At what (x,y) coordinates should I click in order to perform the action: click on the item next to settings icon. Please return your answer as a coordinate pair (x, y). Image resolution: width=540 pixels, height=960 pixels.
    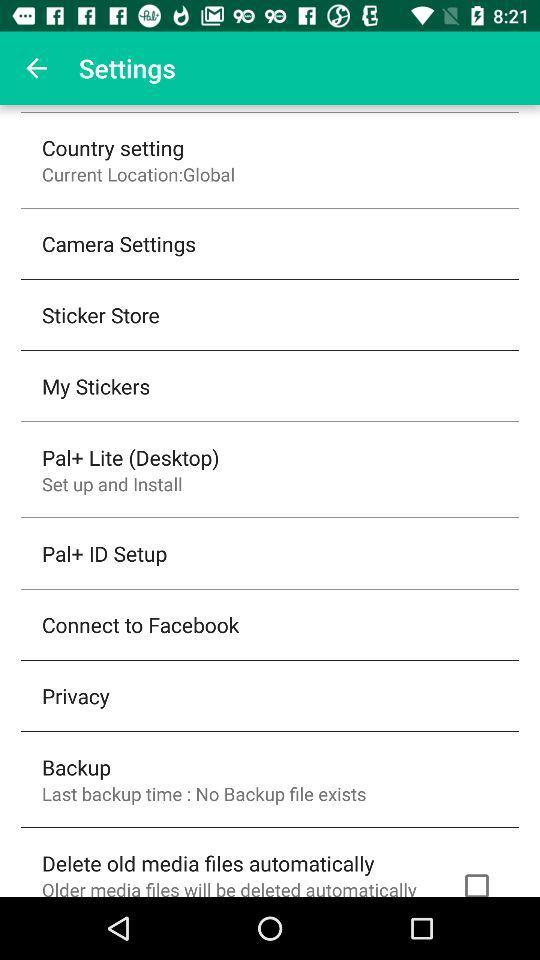
    Looking at the image, I should click on (36, 68).